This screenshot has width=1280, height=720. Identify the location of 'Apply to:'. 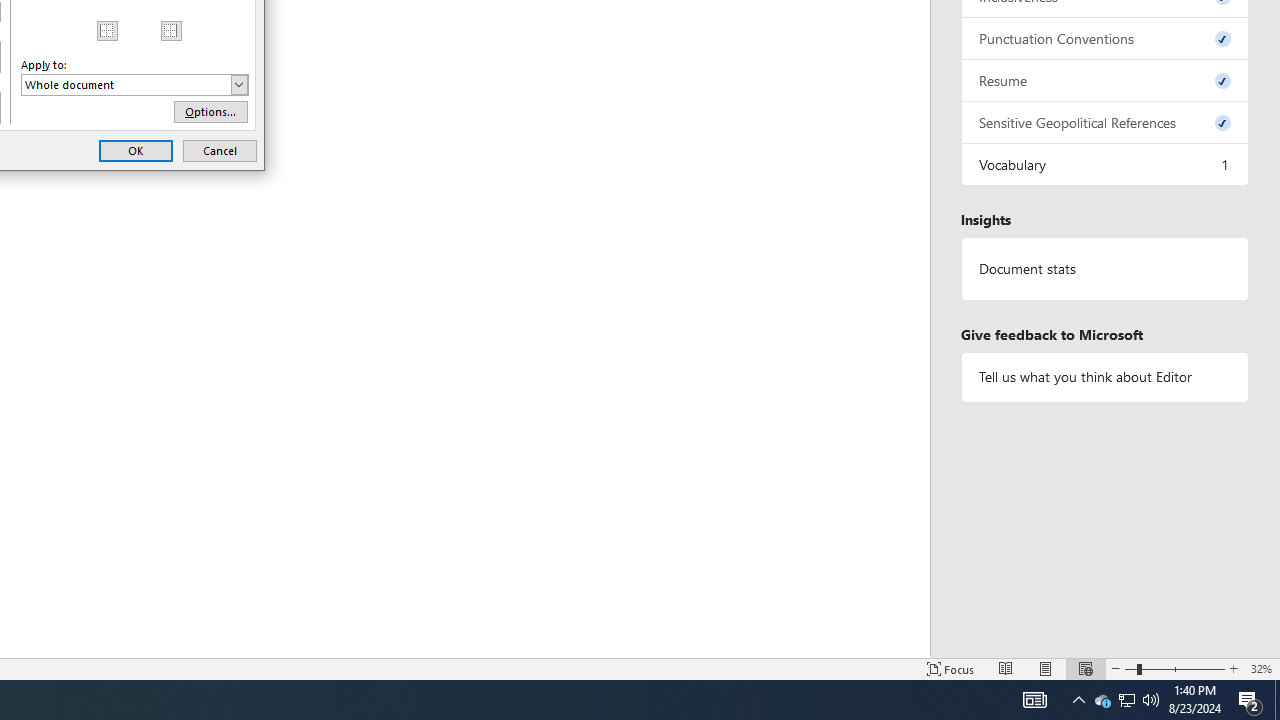
(134, 83).